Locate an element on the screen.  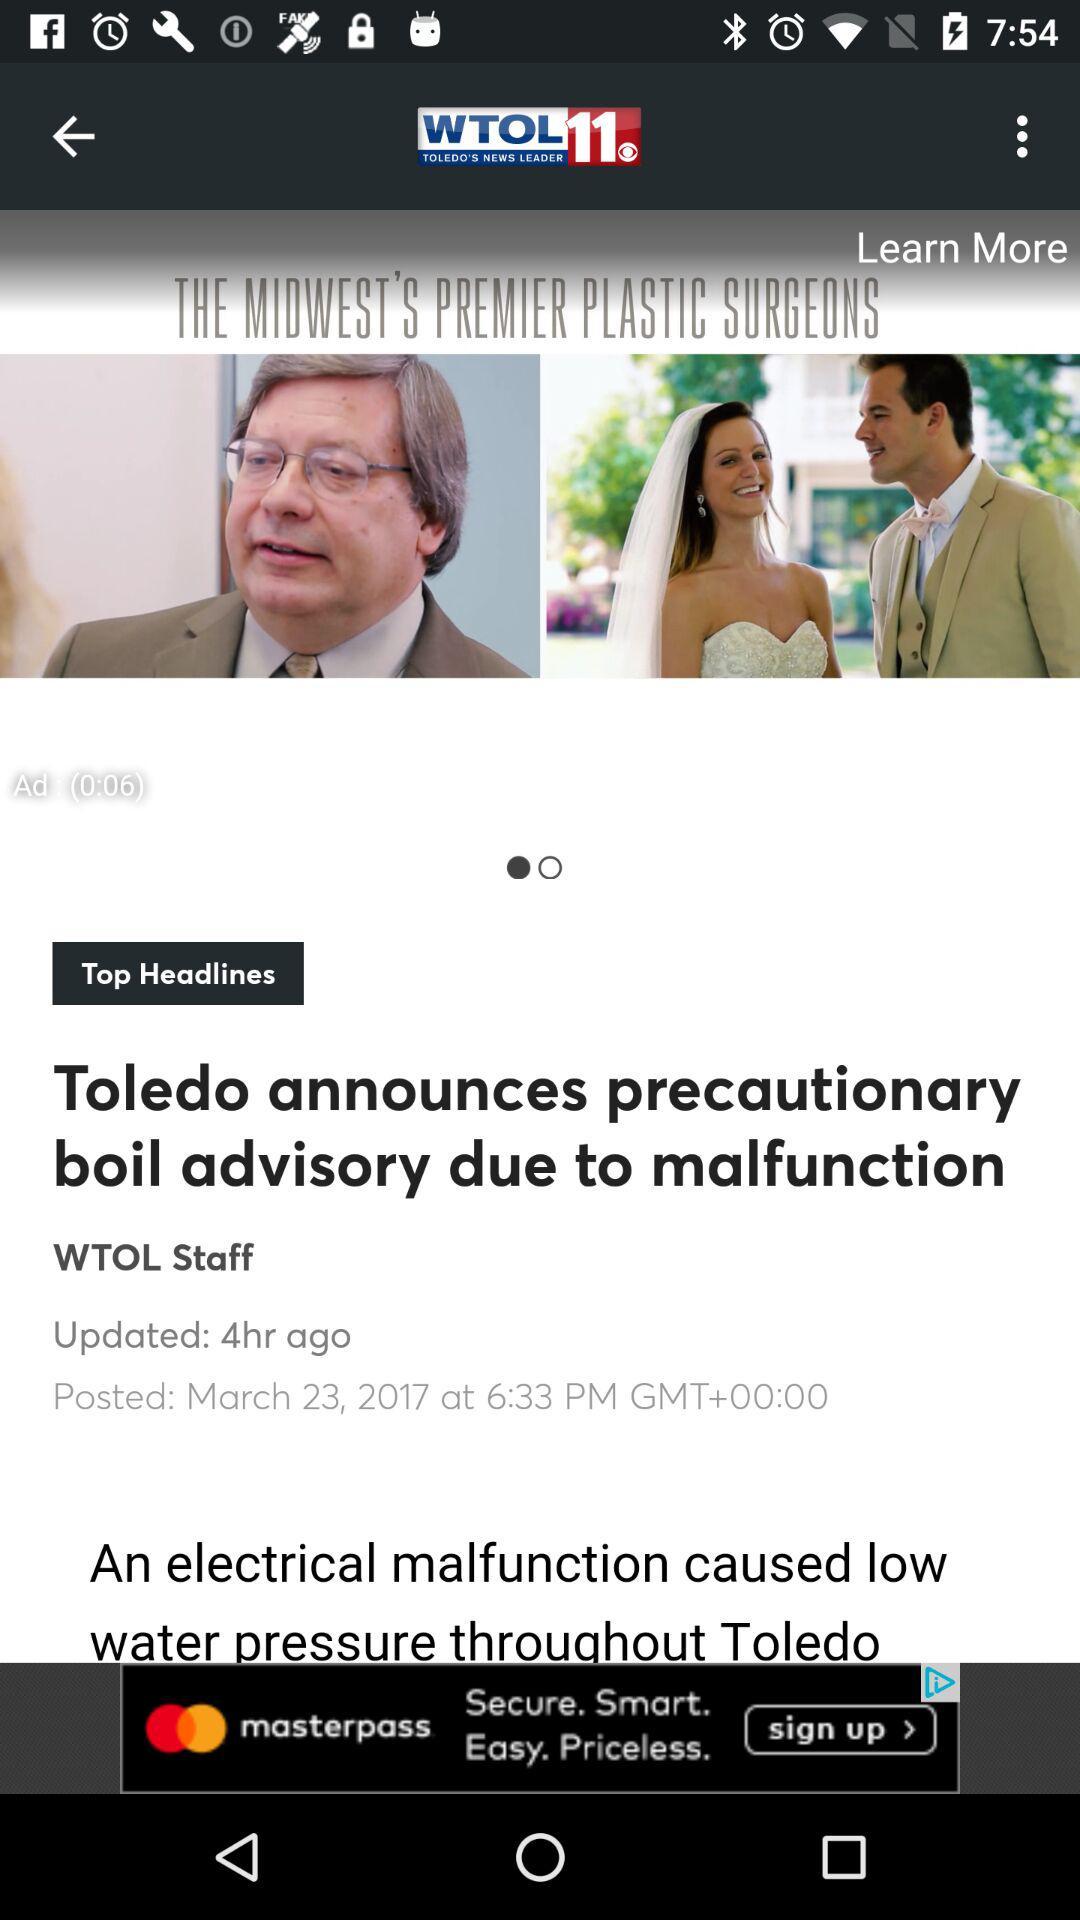
screenshot of the news given below is located at coordinates (540, 513).